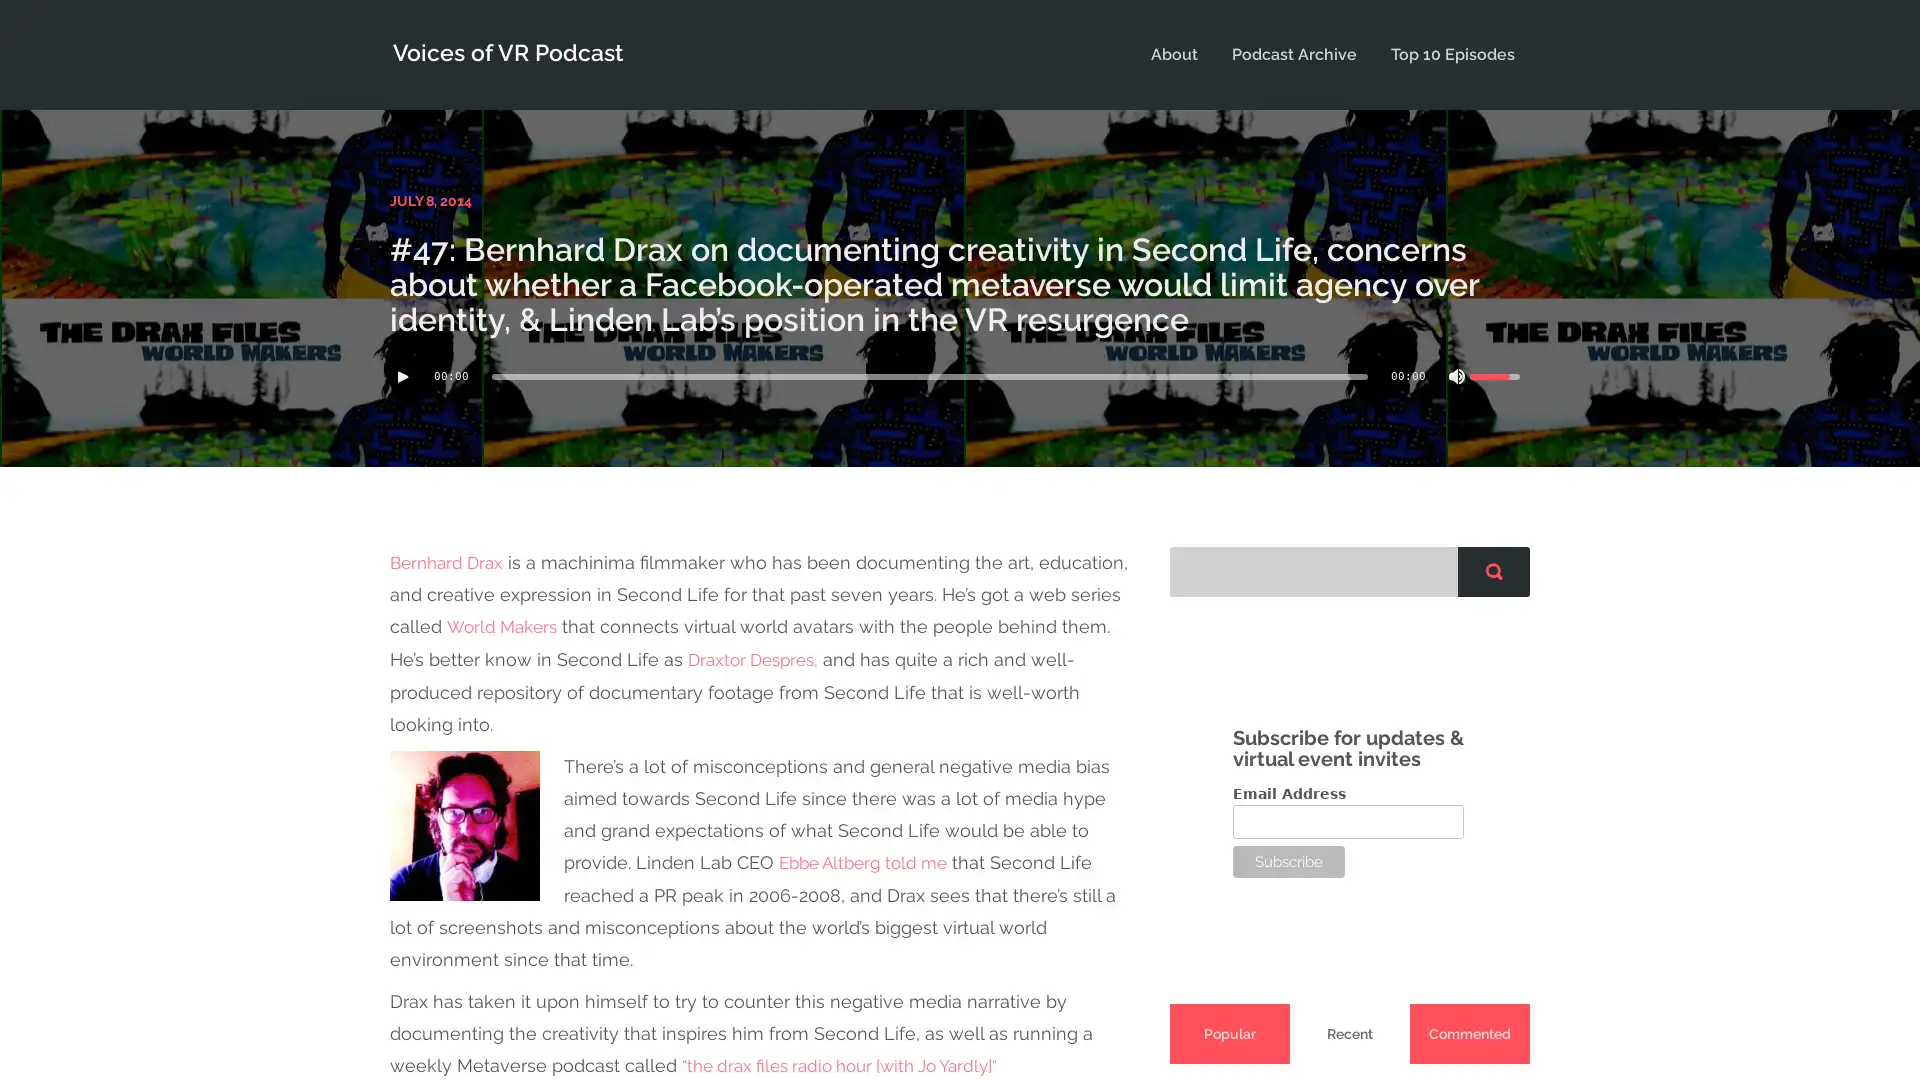  Describe the element at coordinates (402, 375) in the screenshot. I see `Play/Pause` at that location.